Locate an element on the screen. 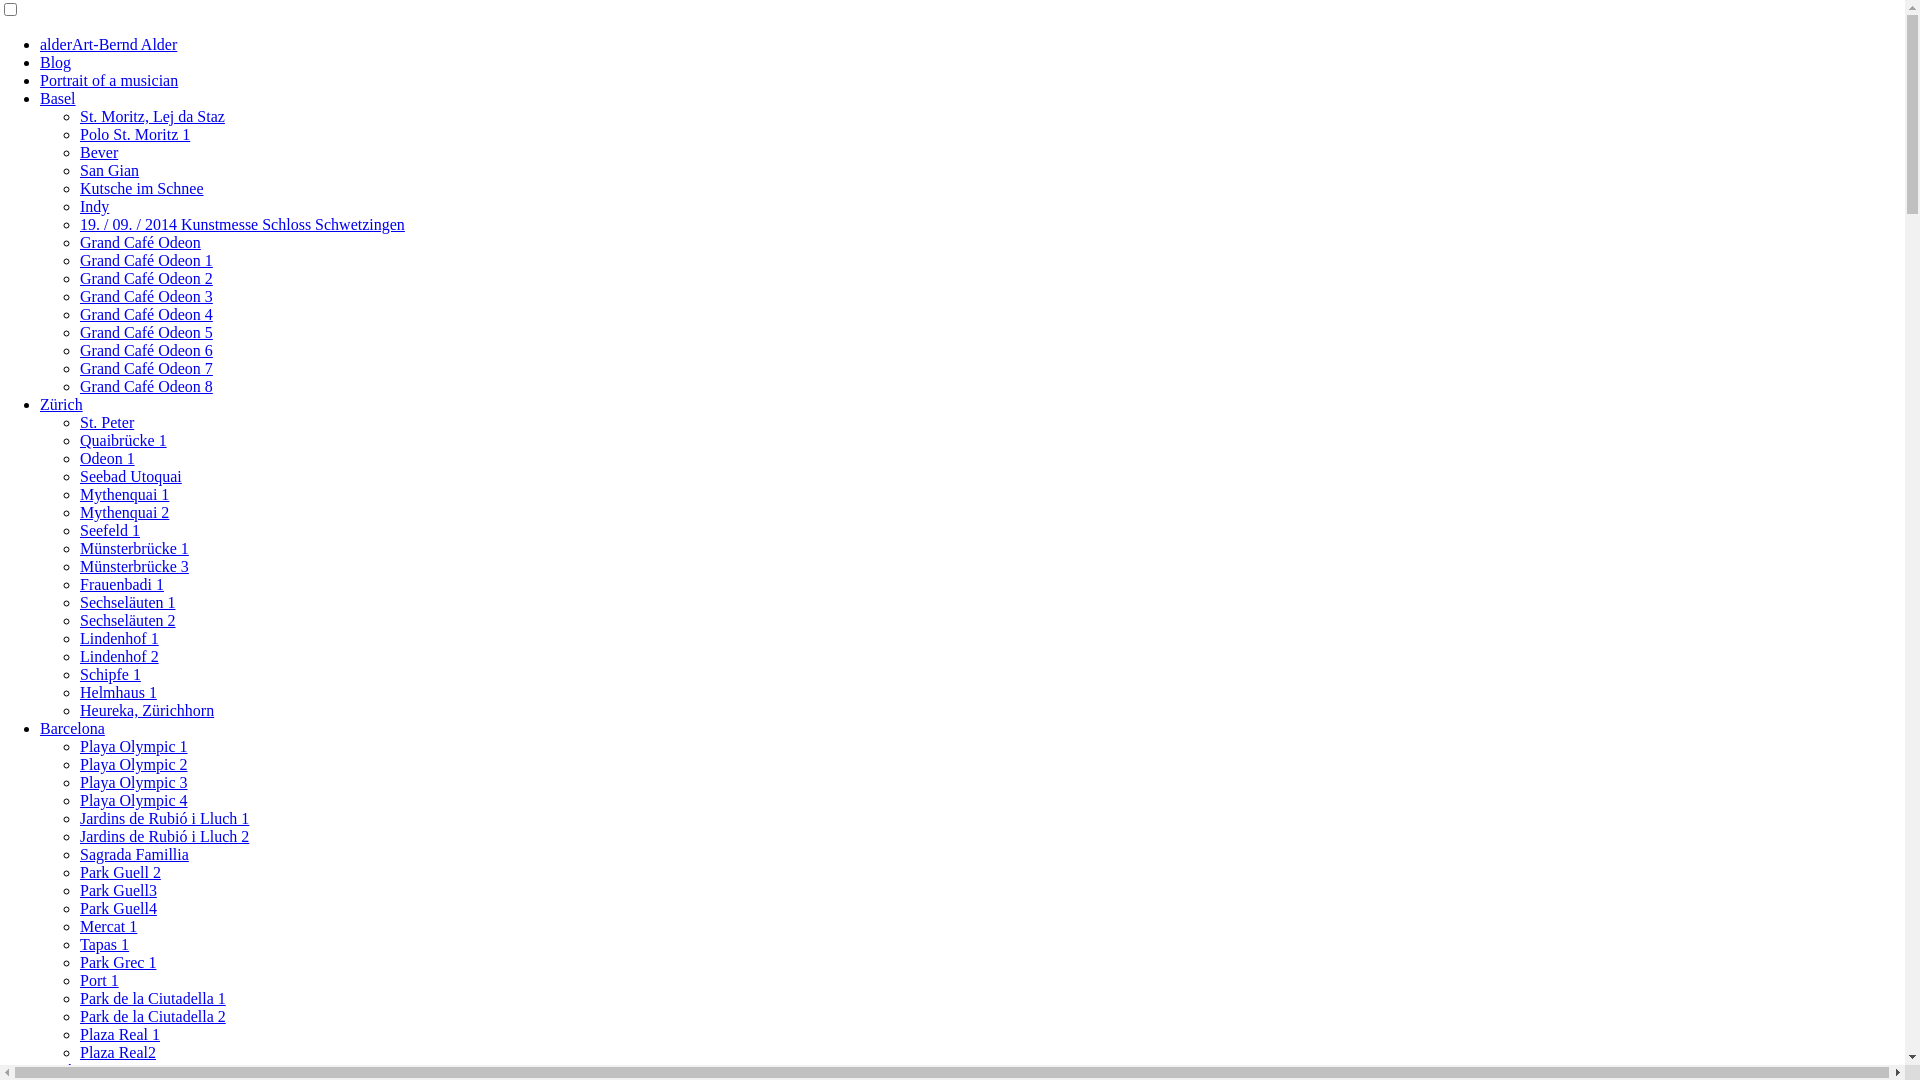 The width and height of the screenshot is (1920, 1080). 'Plaza Real2' is located at coordinates (117, 1051).